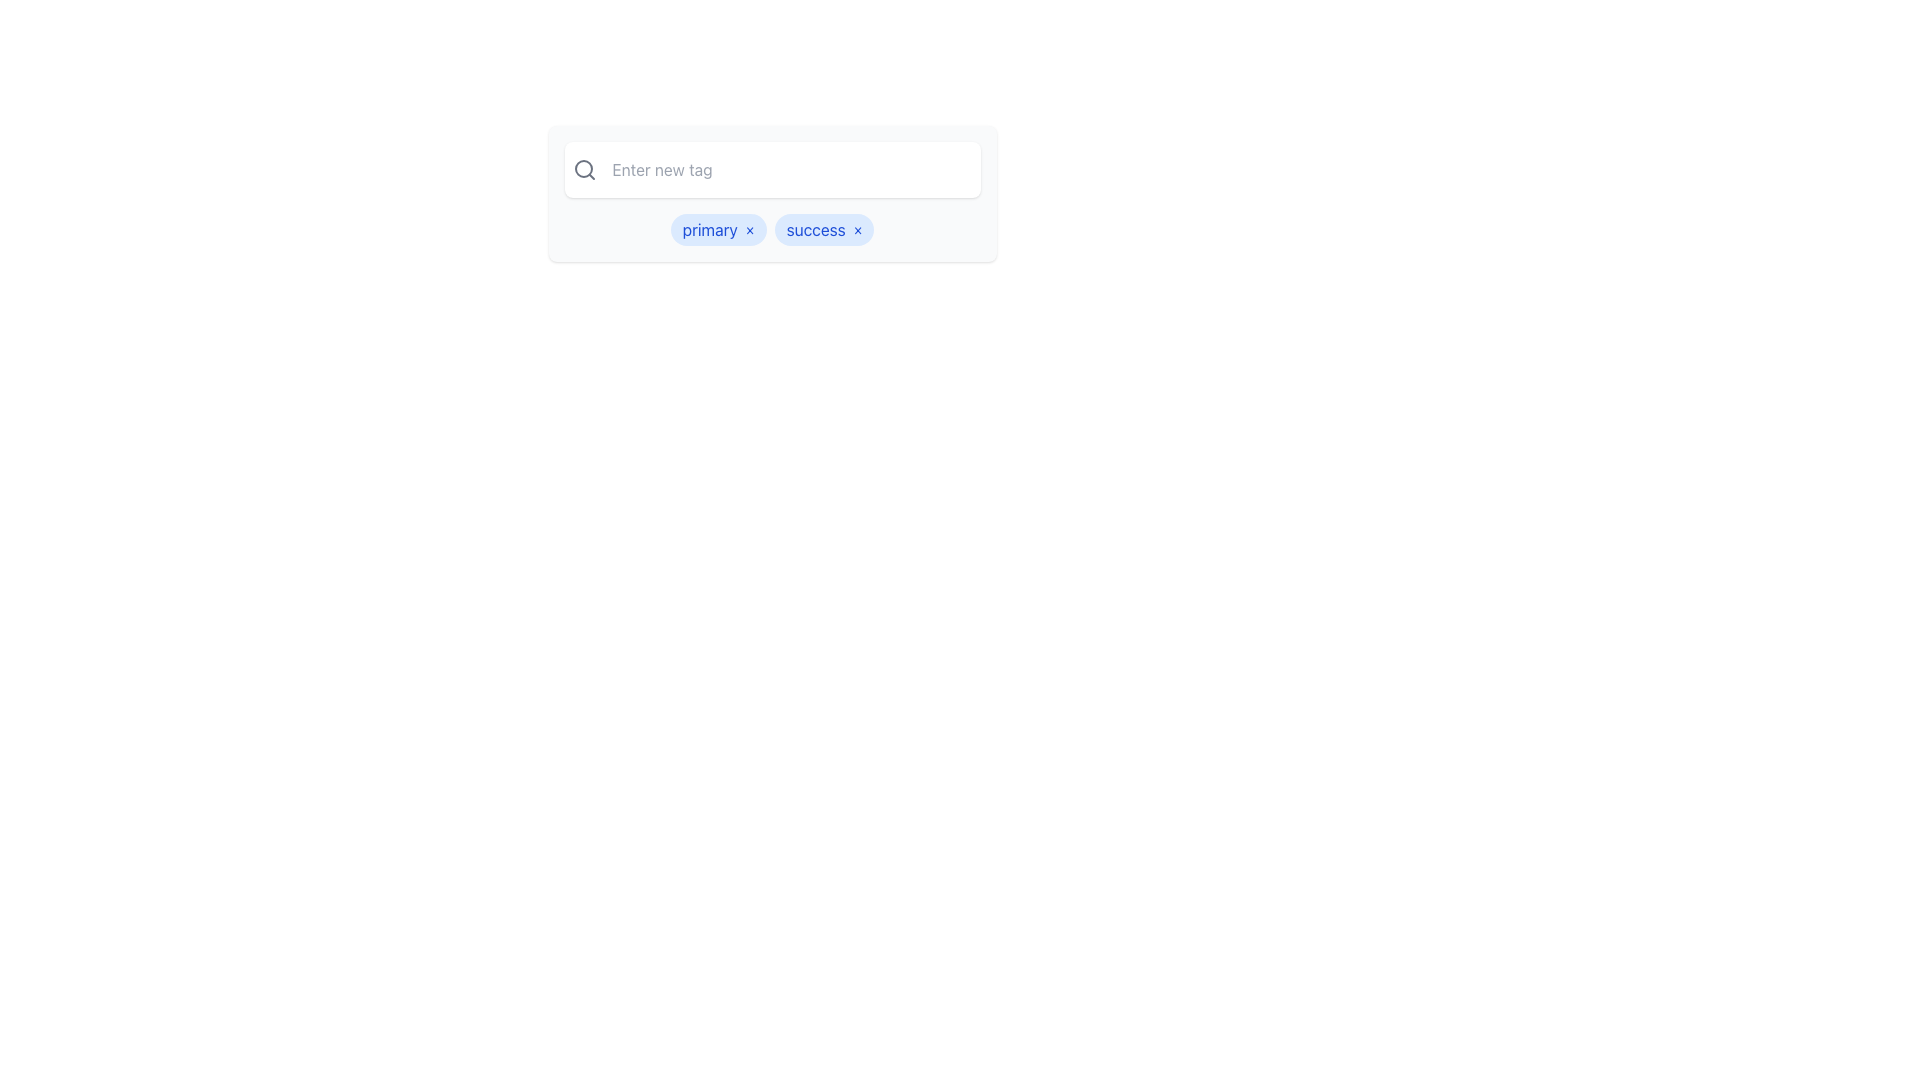  Describe the element at coordinates (582, 168) in the screenshot. I see `the circular outline within the search icon located to the left of the 'Enter new tag' input field` at that location.